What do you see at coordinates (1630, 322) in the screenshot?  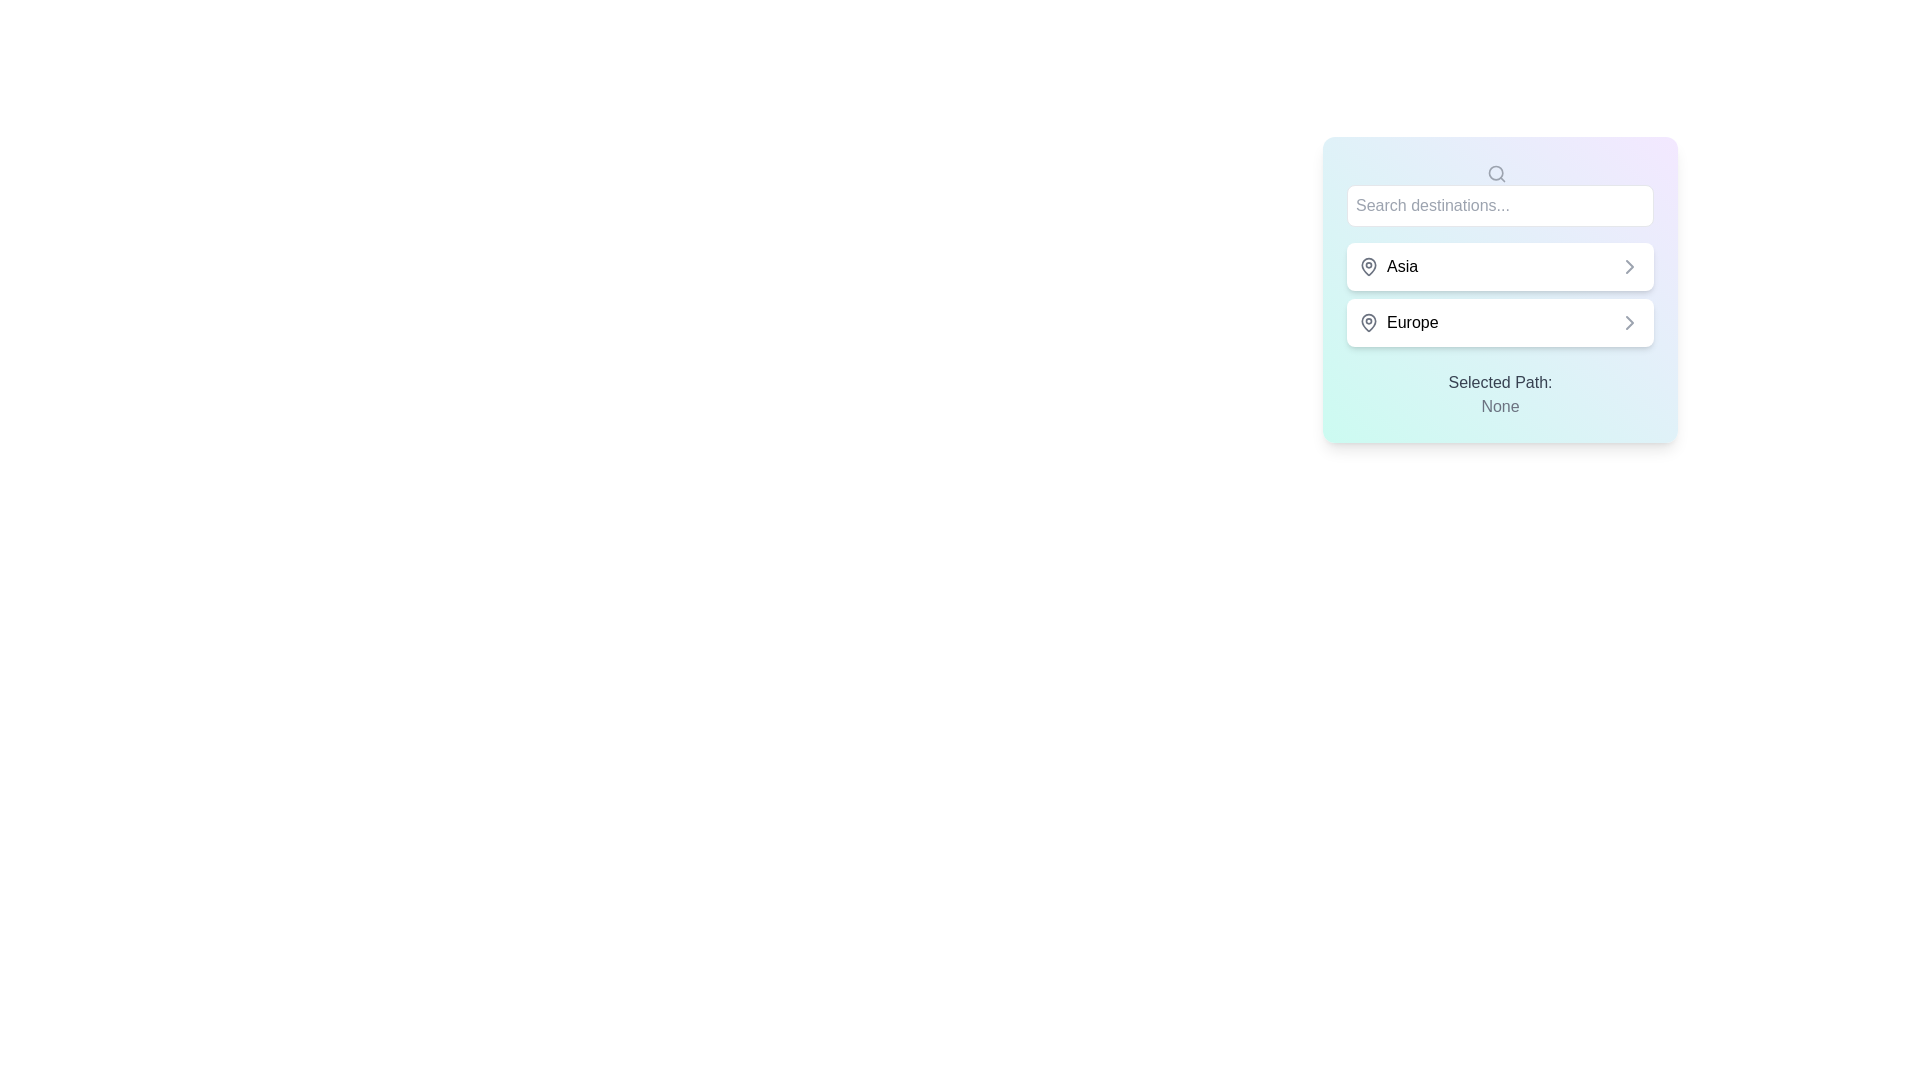 I see `the chevron-right icon located to the right of the 'Europe' text in the 'Search destinations' menu, indicating it is clickable` at bounding box center [1630, 322].